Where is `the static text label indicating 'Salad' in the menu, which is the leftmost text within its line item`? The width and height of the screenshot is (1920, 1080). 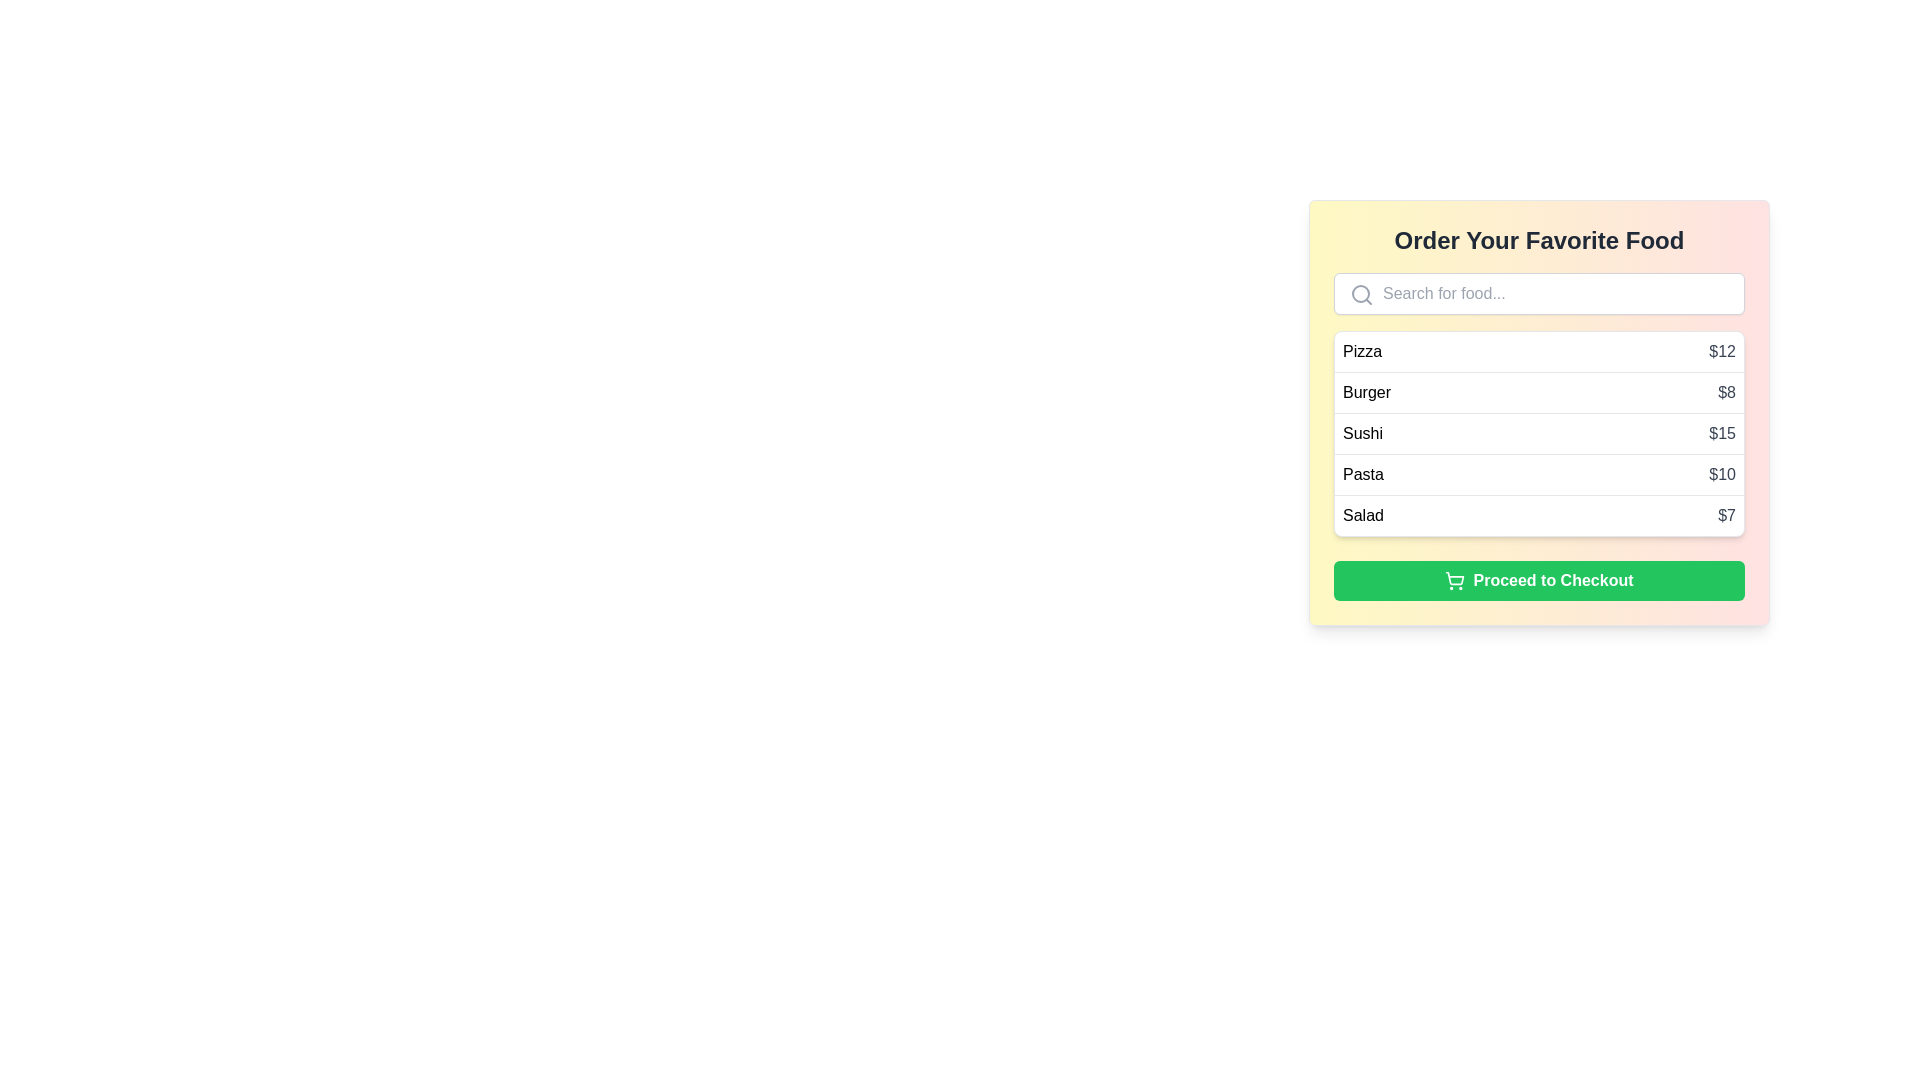
the static text label indicating 'Salad' in the menu, which is the leftmost text within its line item is located at coordinates (1362, 515).